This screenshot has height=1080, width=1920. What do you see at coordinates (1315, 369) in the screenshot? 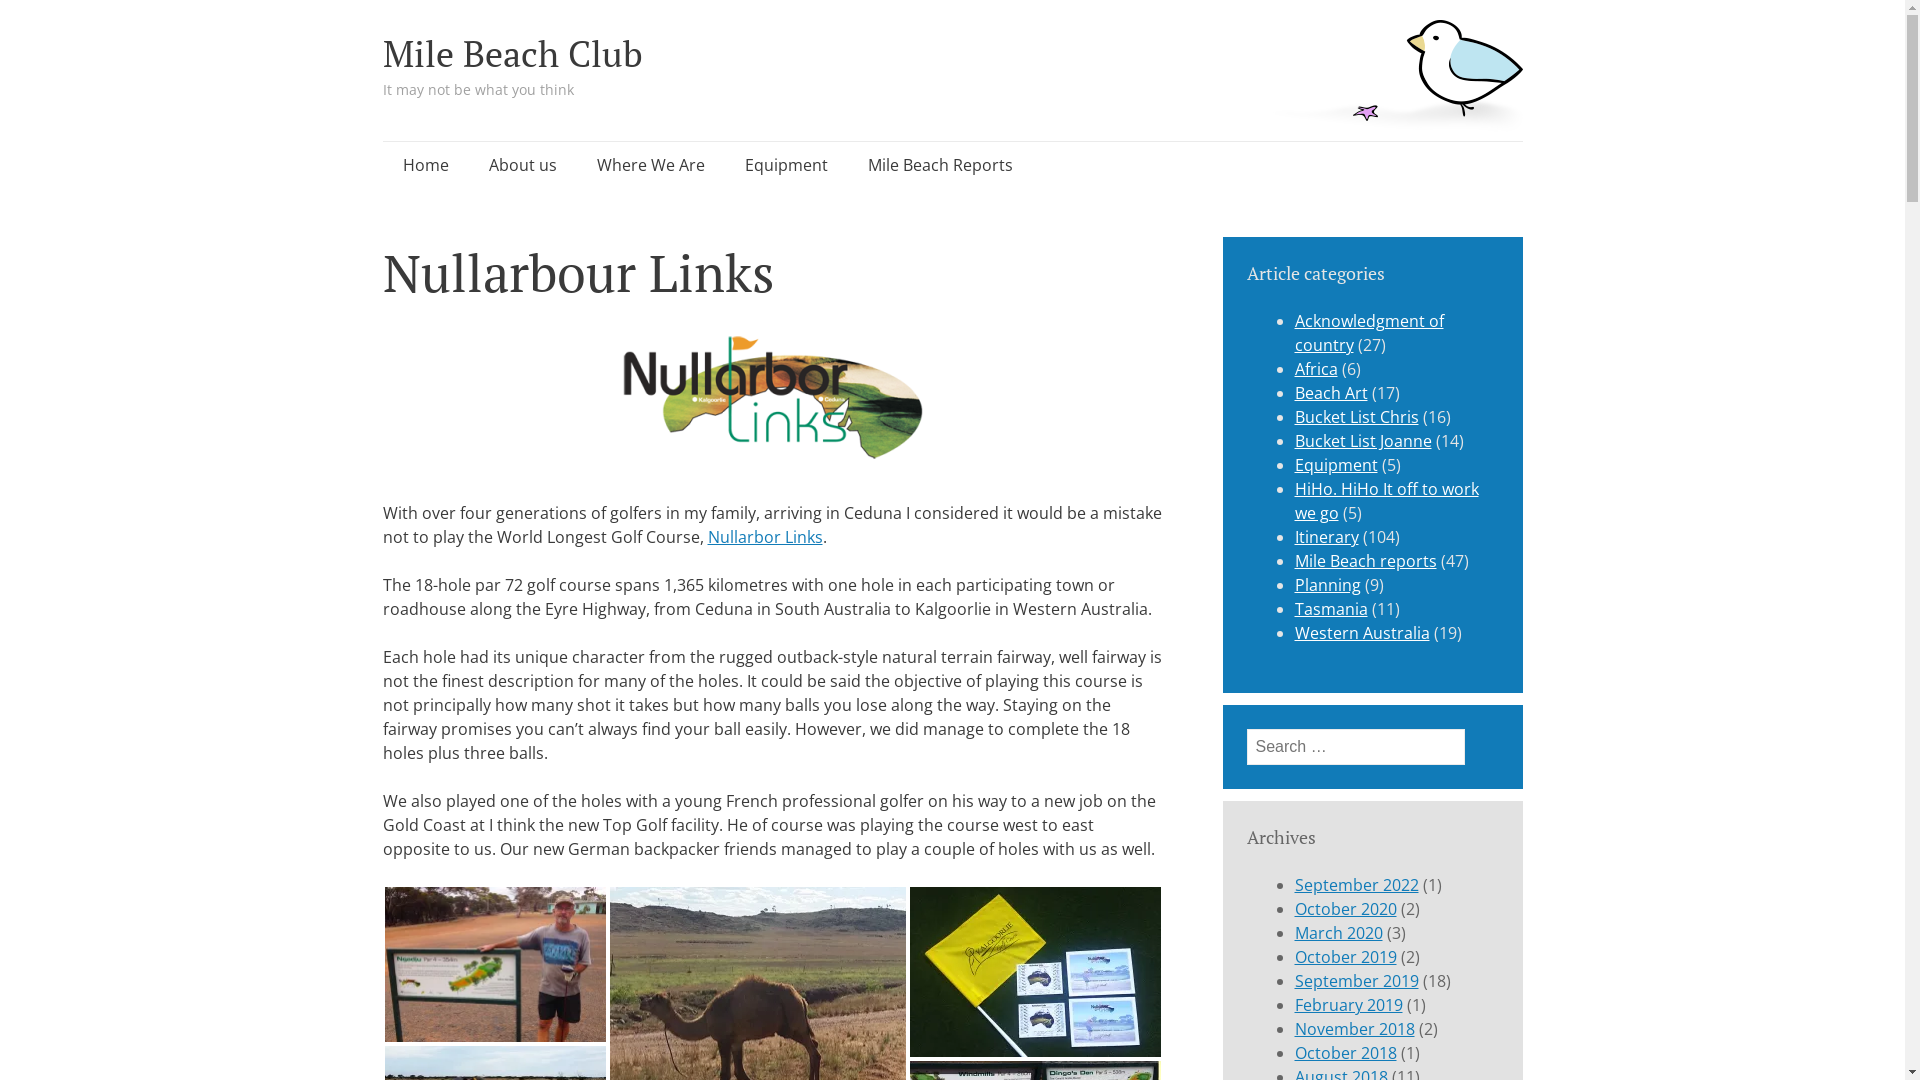
I see `'Africa'` at bounding box center [1315, 369].